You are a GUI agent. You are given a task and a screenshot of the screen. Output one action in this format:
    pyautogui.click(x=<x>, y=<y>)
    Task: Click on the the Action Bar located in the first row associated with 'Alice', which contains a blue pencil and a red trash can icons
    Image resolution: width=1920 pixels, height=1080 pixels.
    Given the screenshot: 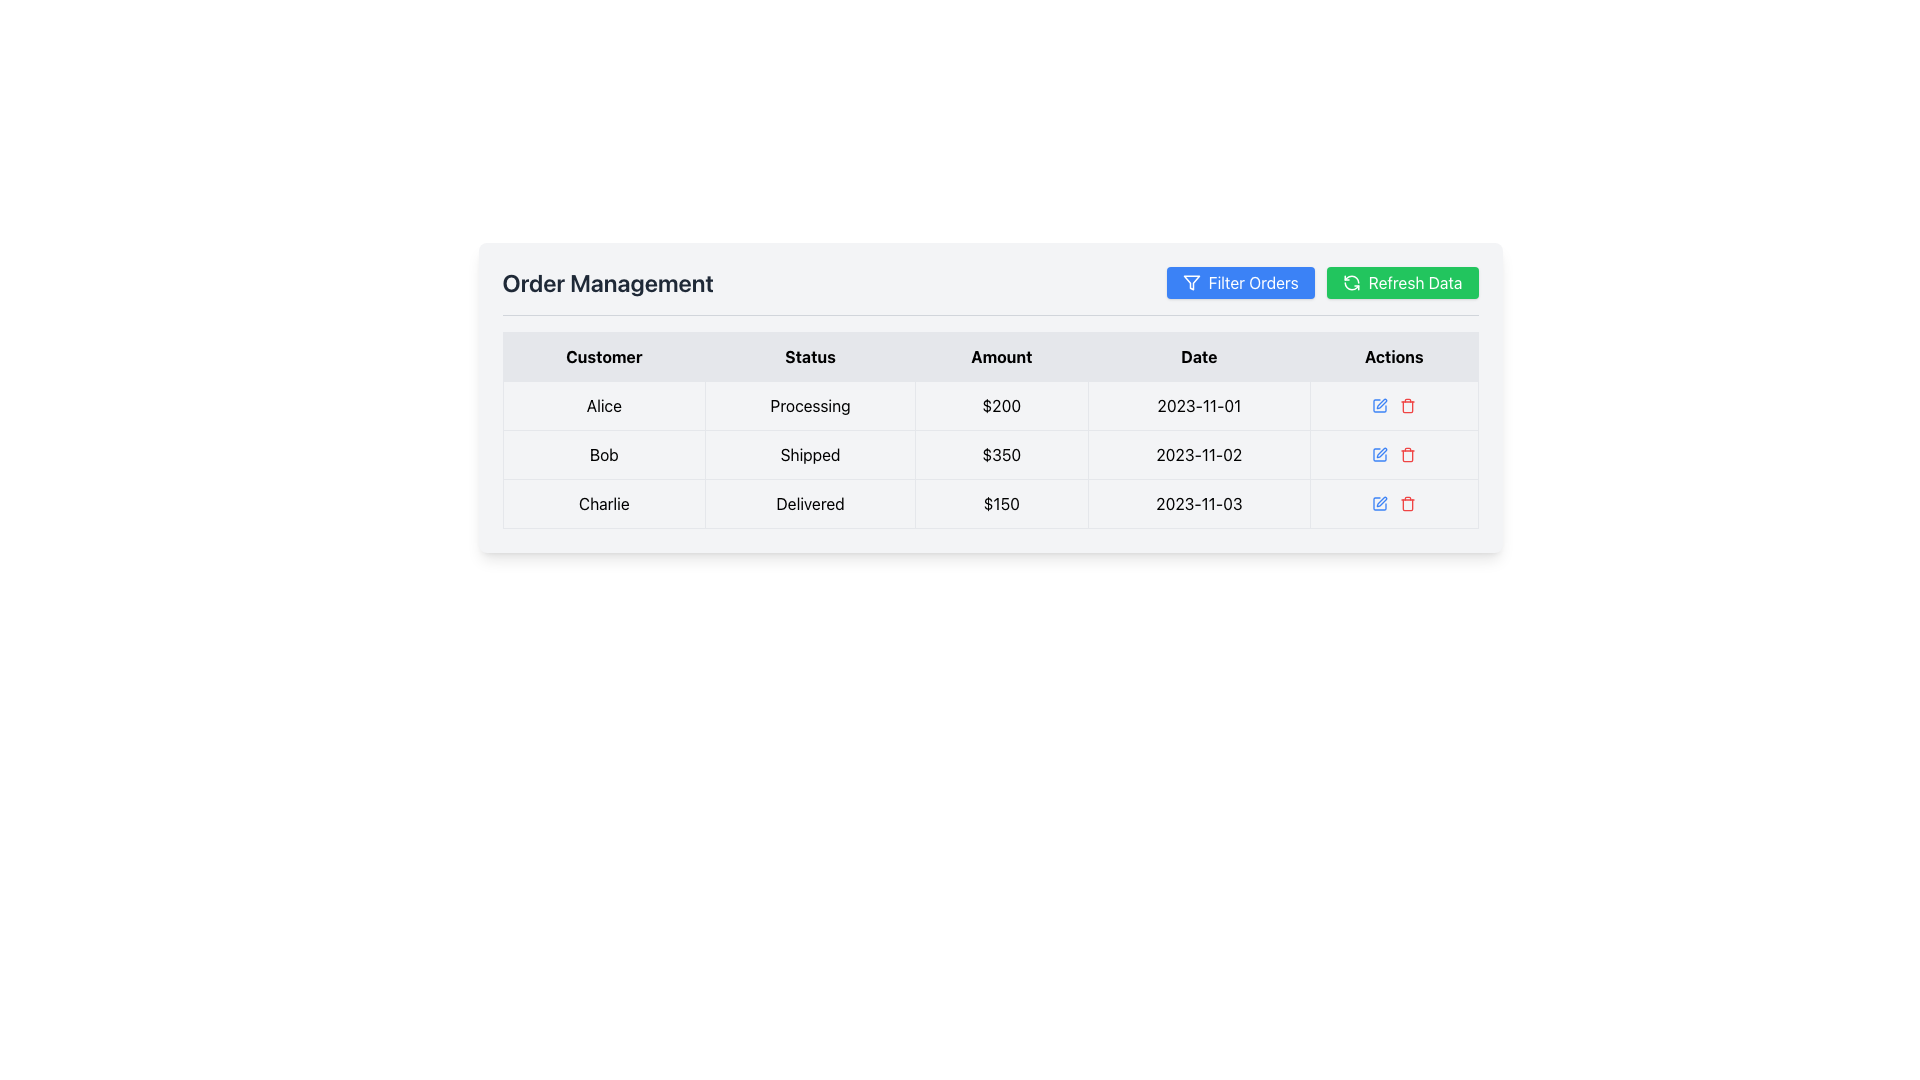 What is the action you would take?
    pyautogui.click(x=1393, y=405)
    